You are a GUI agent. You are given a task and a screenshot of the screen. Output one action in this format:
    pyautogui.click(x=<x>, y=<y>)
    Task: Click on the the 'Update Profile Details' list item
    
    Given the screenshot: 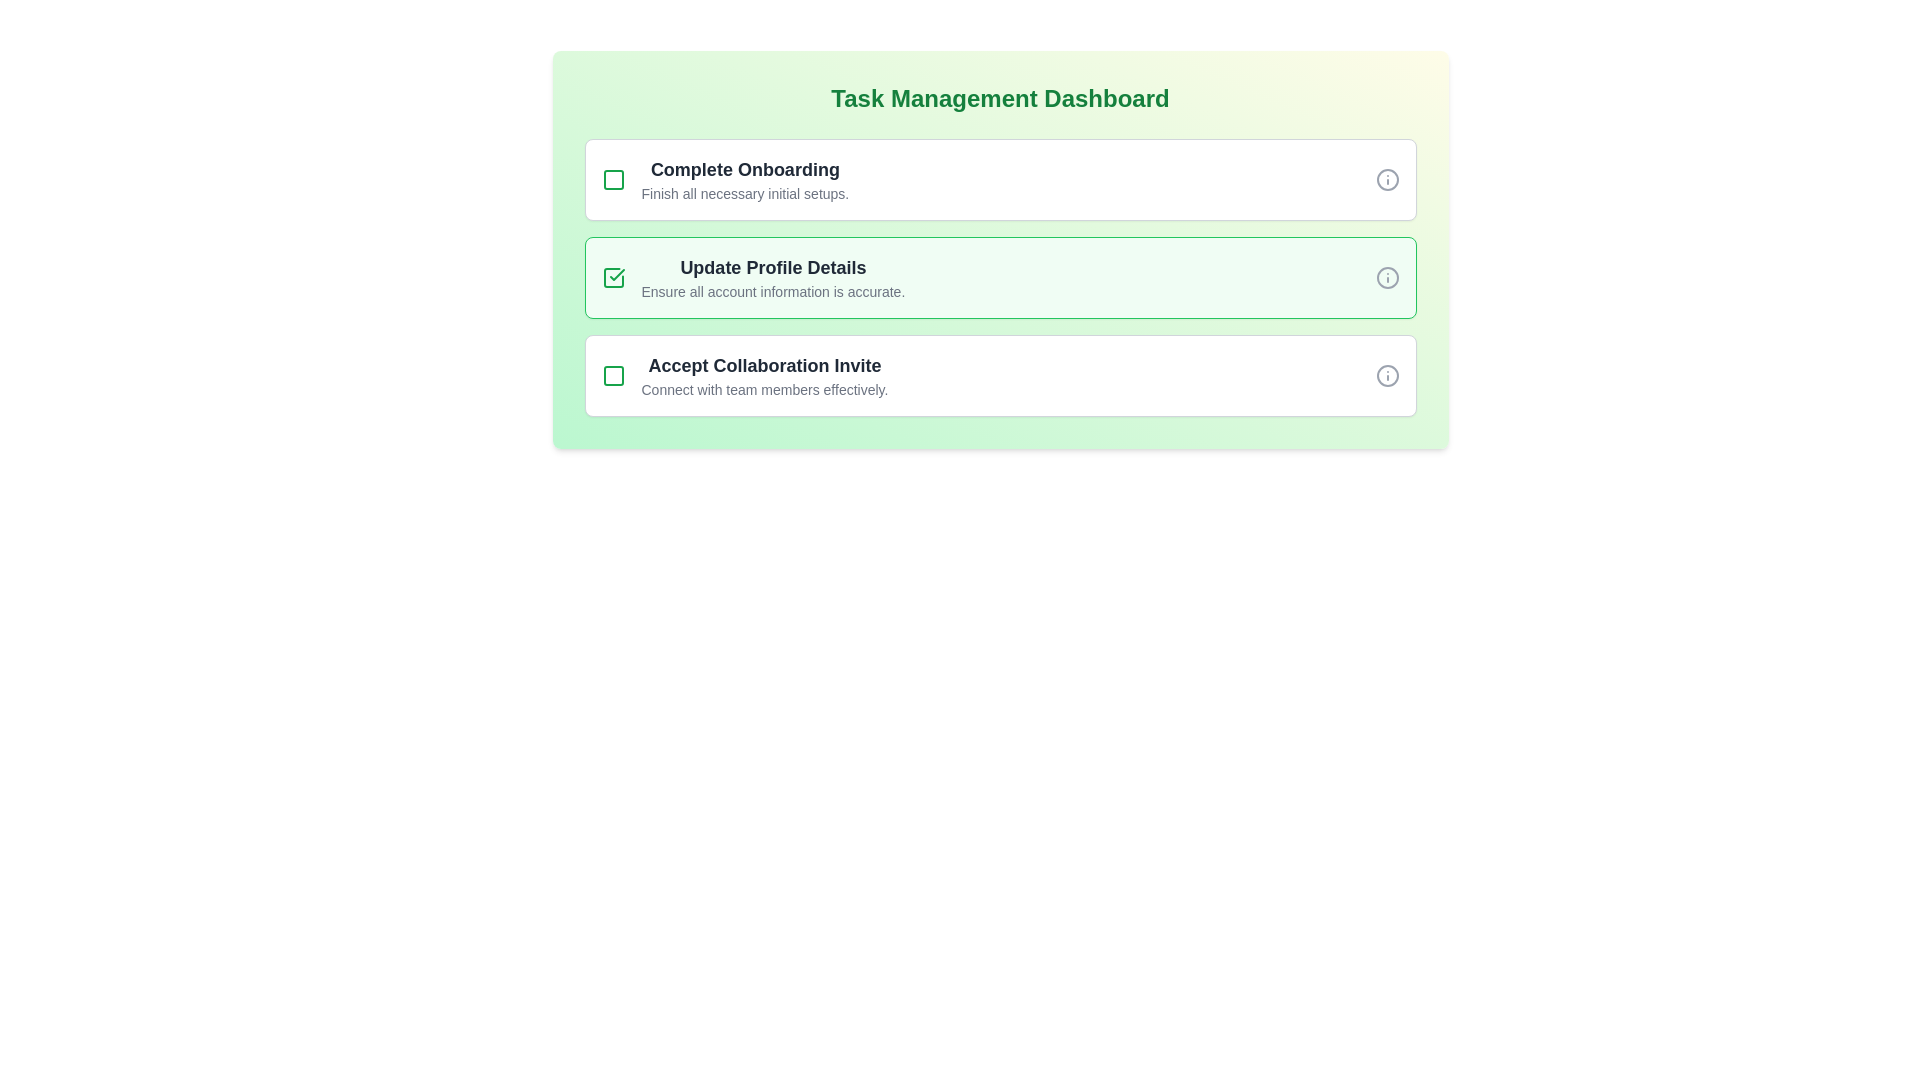 What is the action you would take?
    pyautogui.click(x=1000, y=277)
    